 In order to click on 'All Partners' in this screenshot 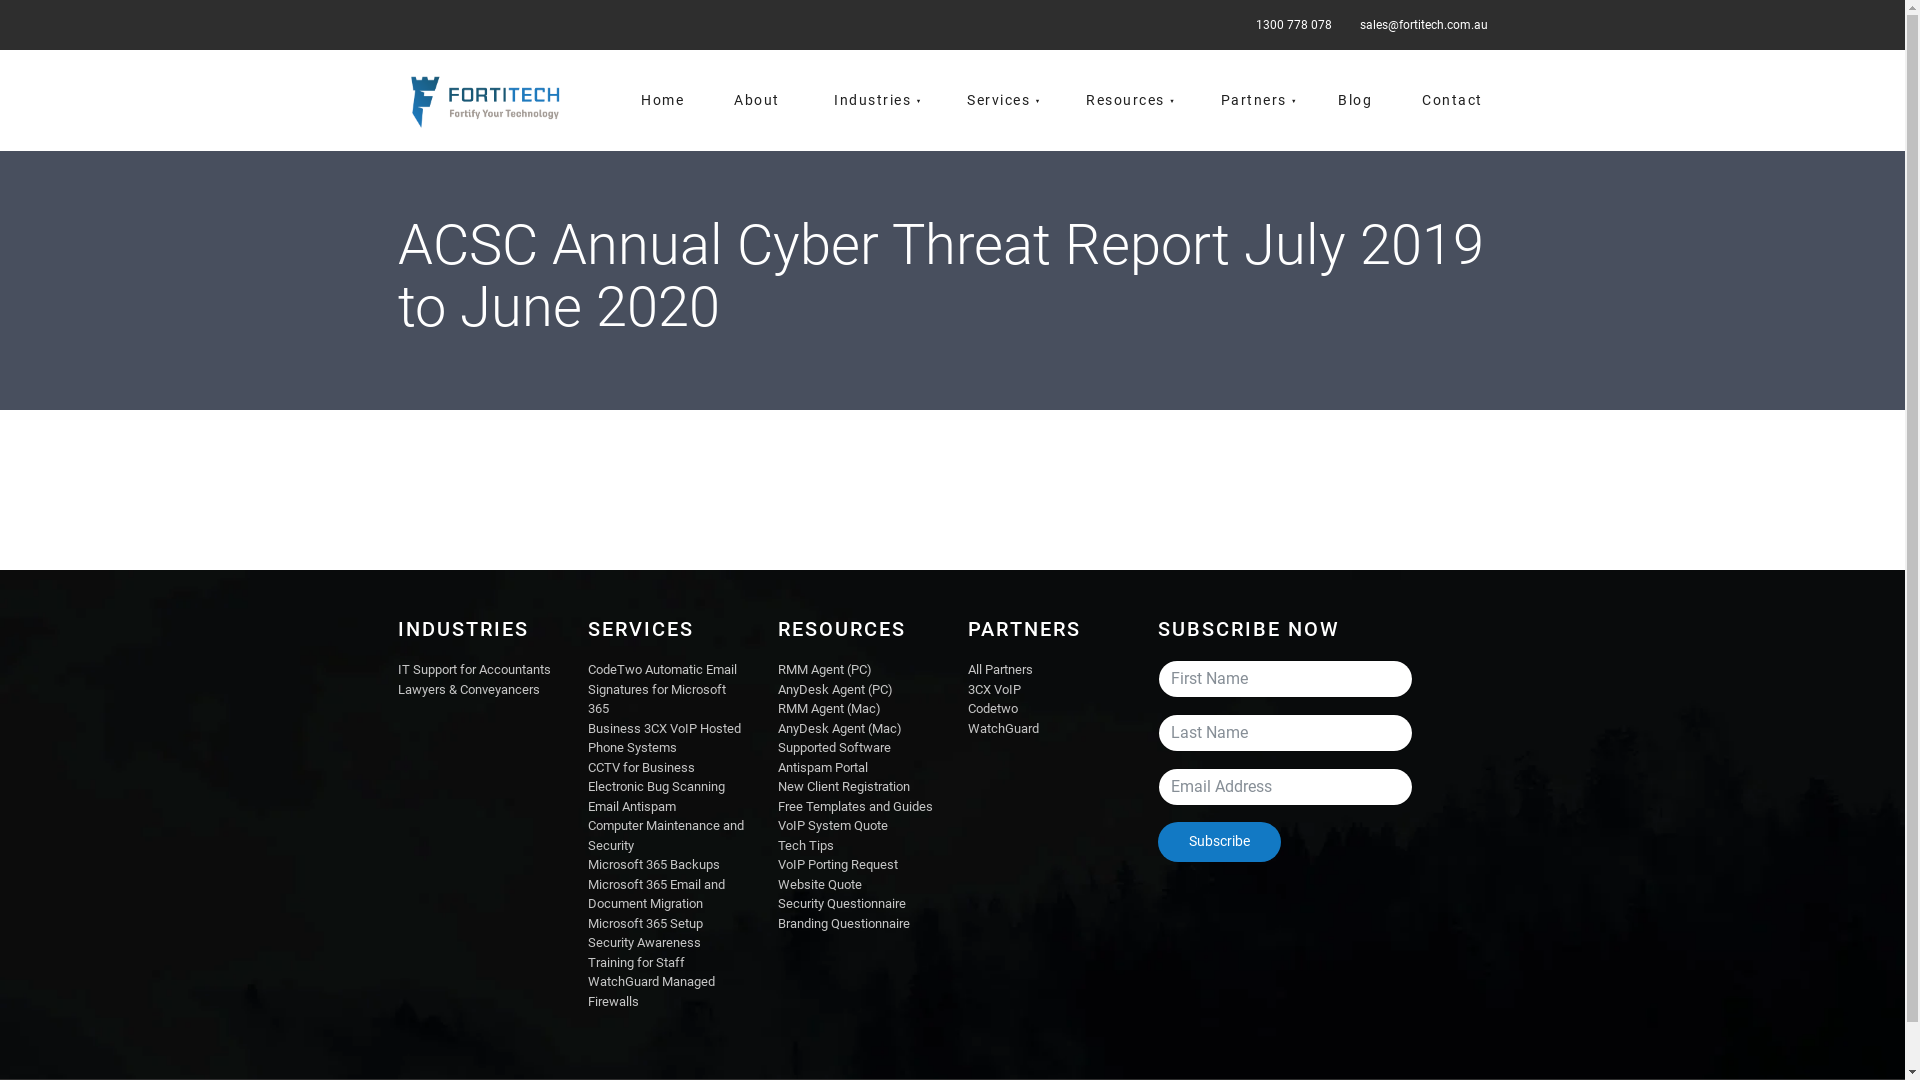, I will do `click(1000, 669)`.